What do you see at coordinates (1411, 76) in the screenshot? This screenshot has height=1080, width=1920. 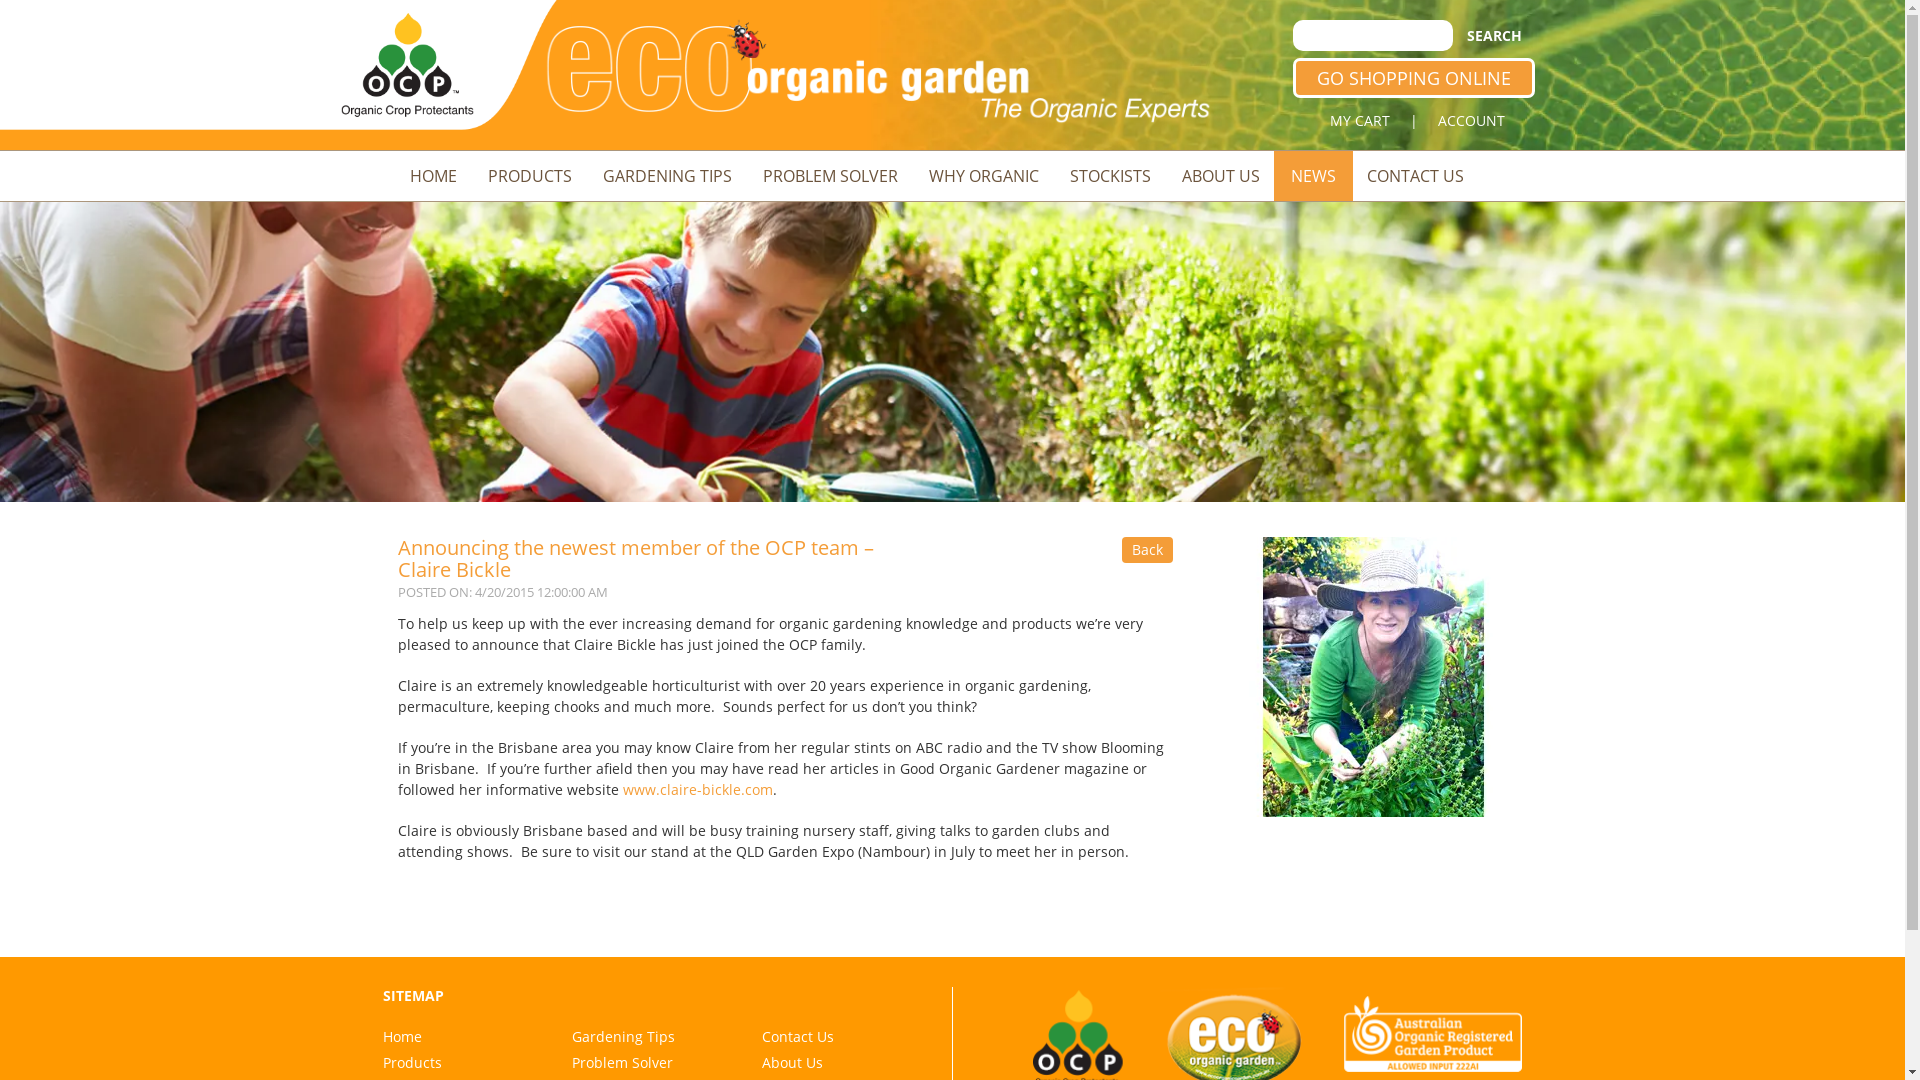 I see `'GO SHOPPING ONLINE'` at bounding box center [1411, 76].